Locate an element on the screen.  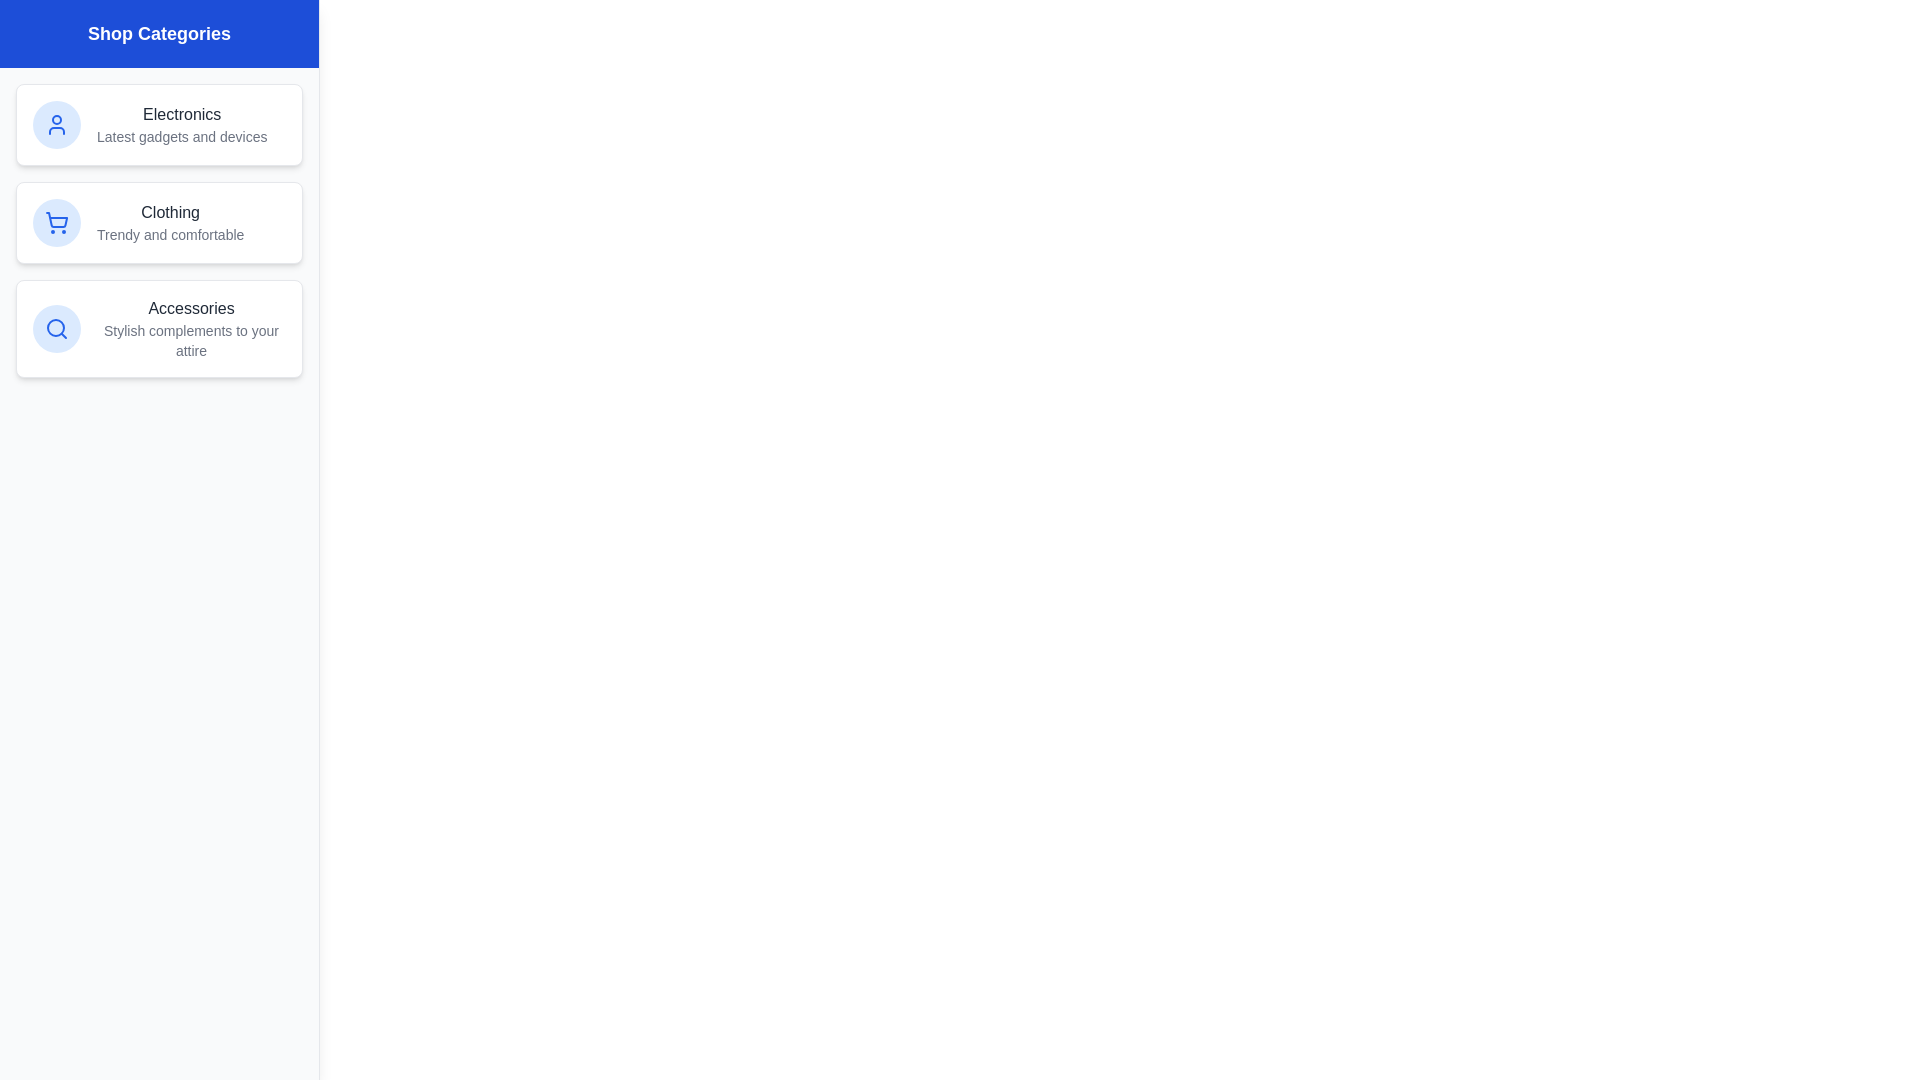
the item Clothing in the list to highlight it is located at coordinates (158, 223).